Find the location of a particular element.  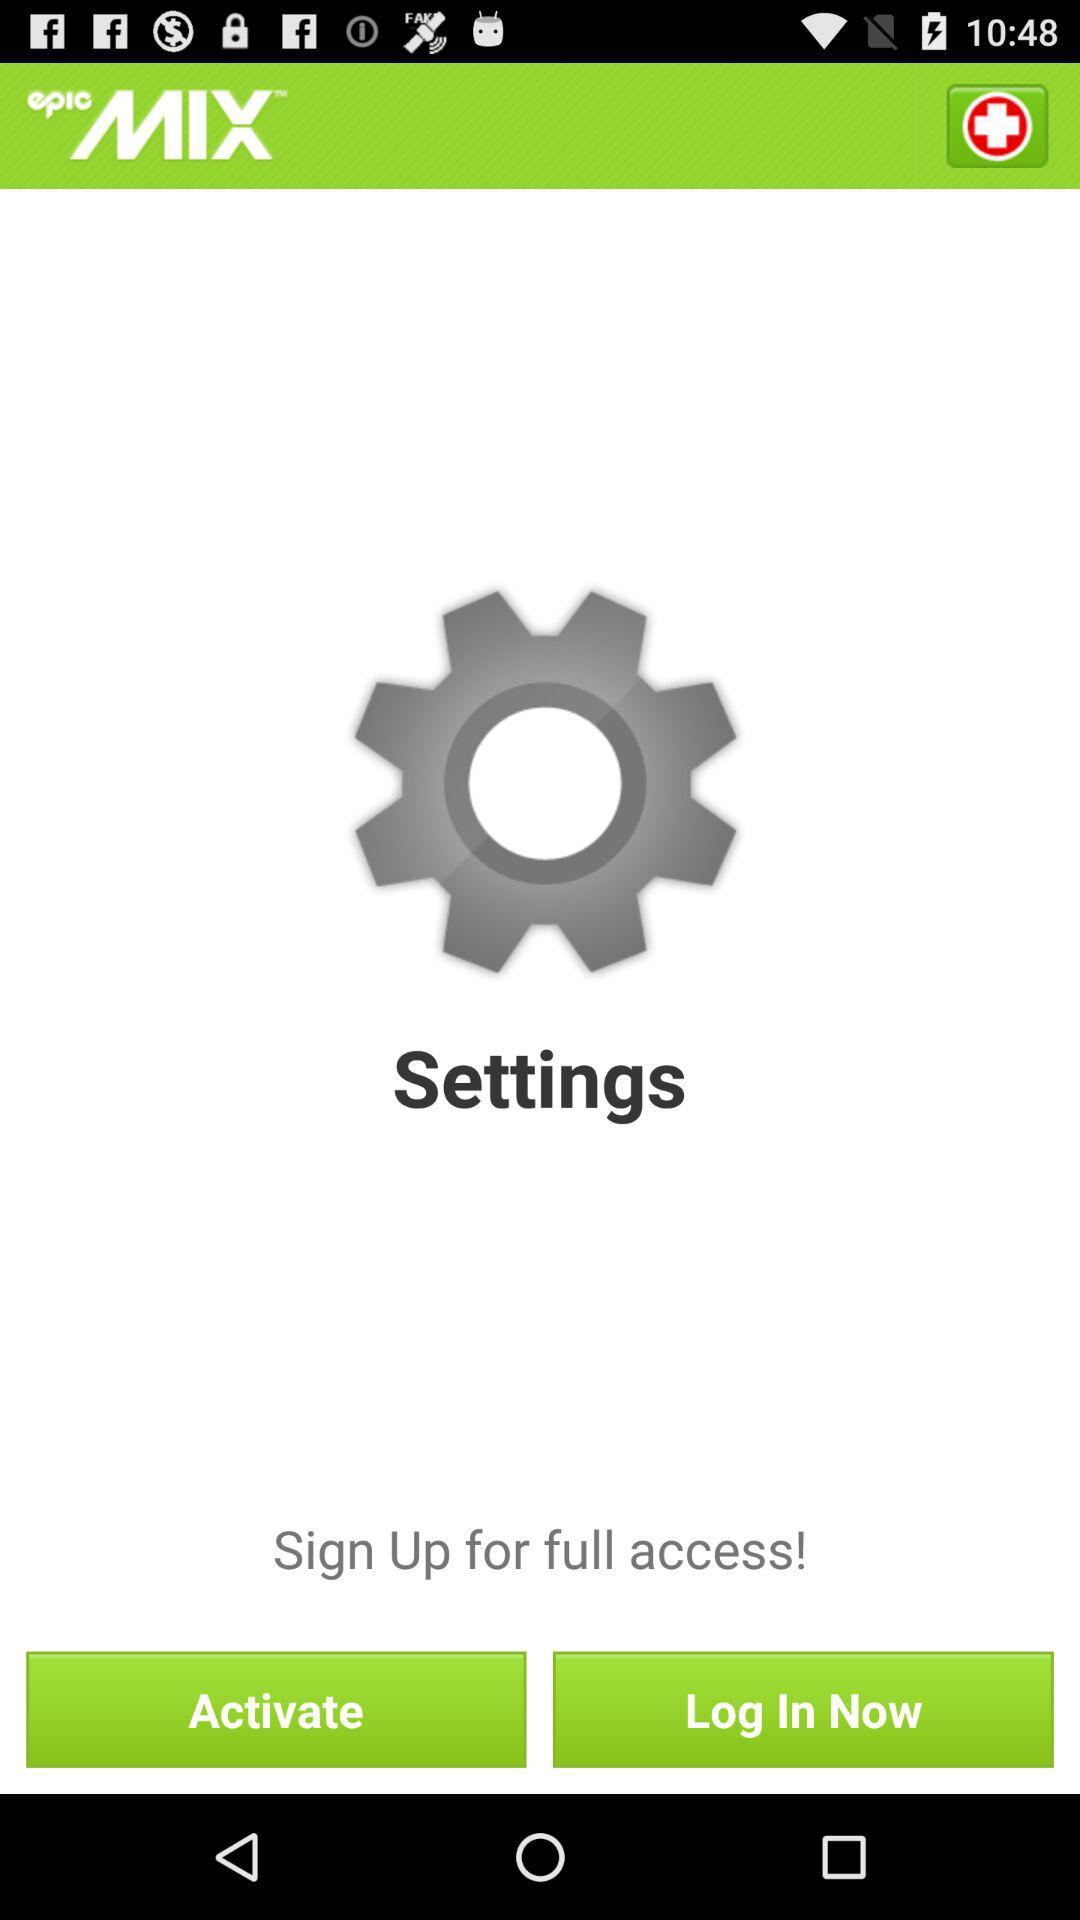

the icon above the sign up for icon is located at coordinates (996, 124).